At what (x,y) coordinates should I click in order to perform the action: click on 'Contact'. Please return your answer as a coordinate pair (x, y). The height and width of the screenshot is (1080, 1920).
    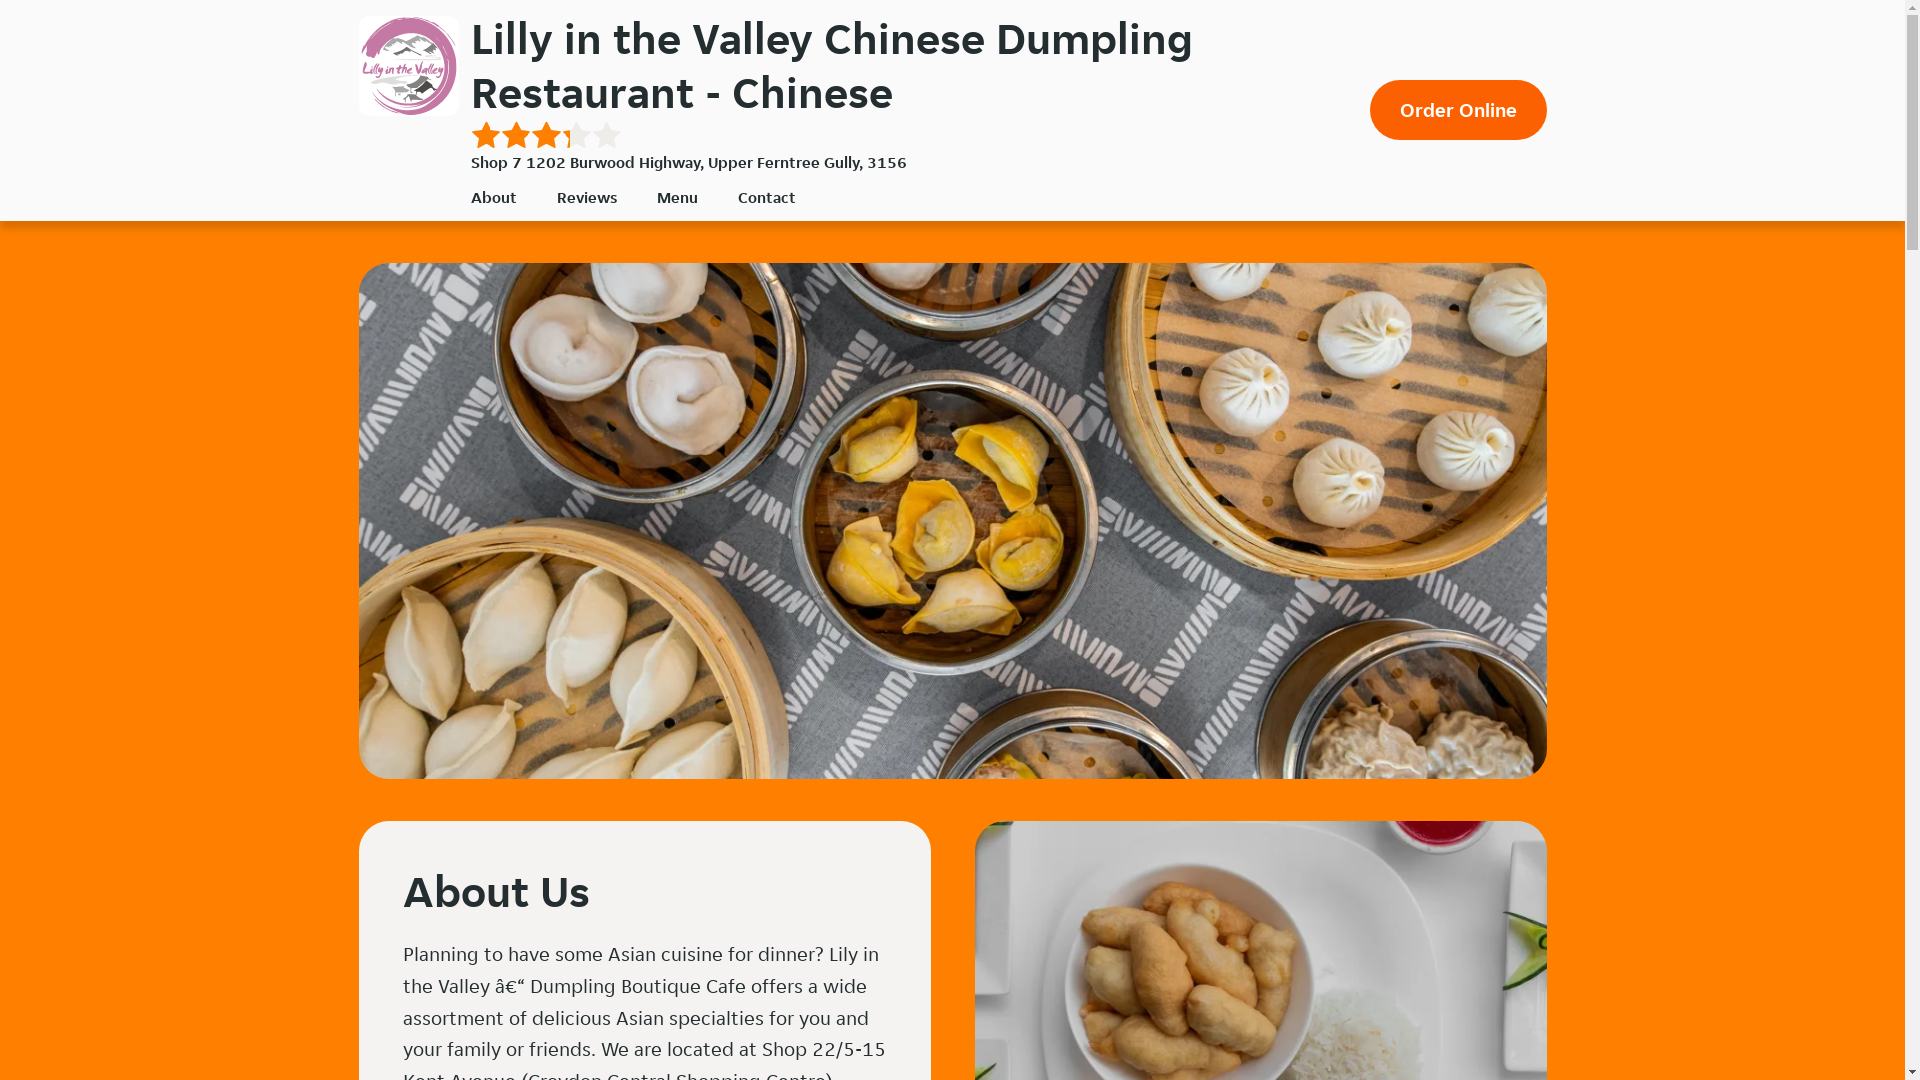
    Looking at the image, I should click on (766, 197).